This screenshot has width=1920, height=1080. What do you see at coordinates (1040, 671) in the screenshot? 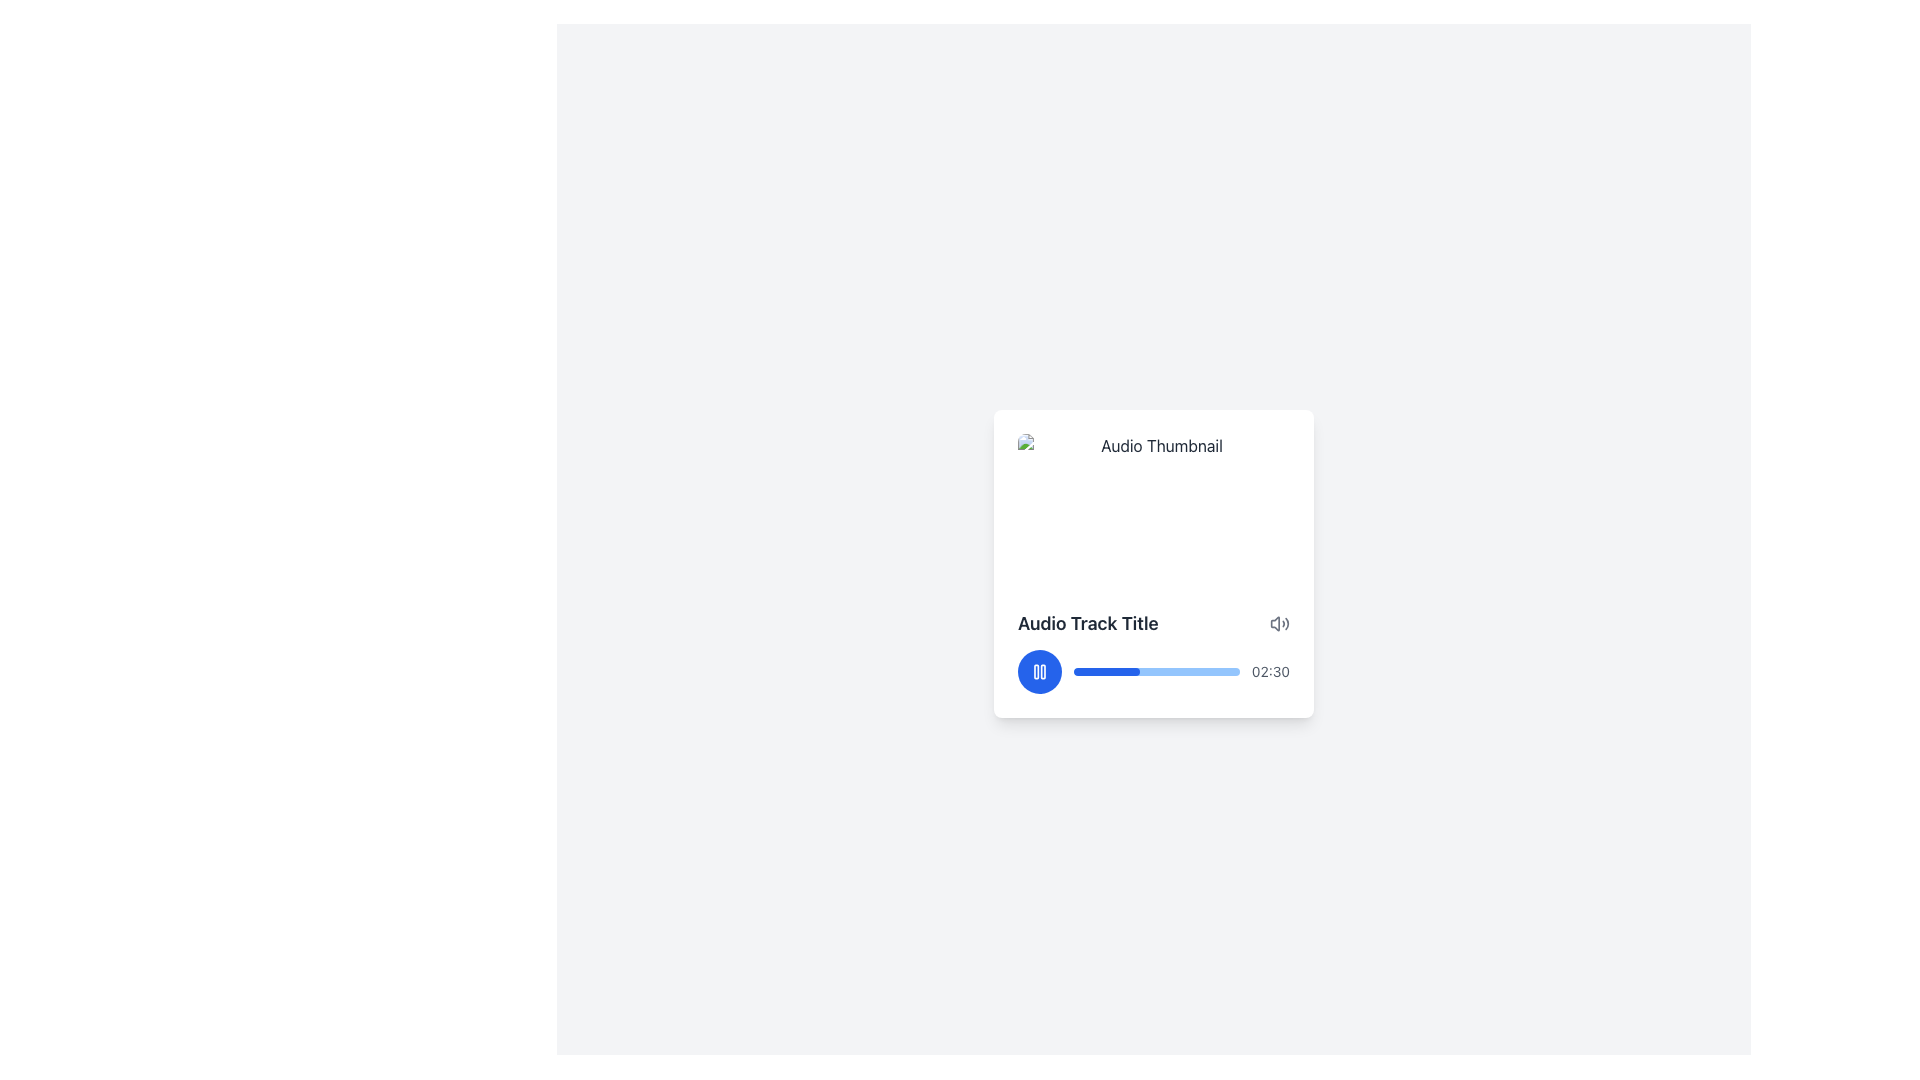
I see `the pause icon, which is a blue circular button containing two vertical white rectangles` at bounding box center [1040, 671].